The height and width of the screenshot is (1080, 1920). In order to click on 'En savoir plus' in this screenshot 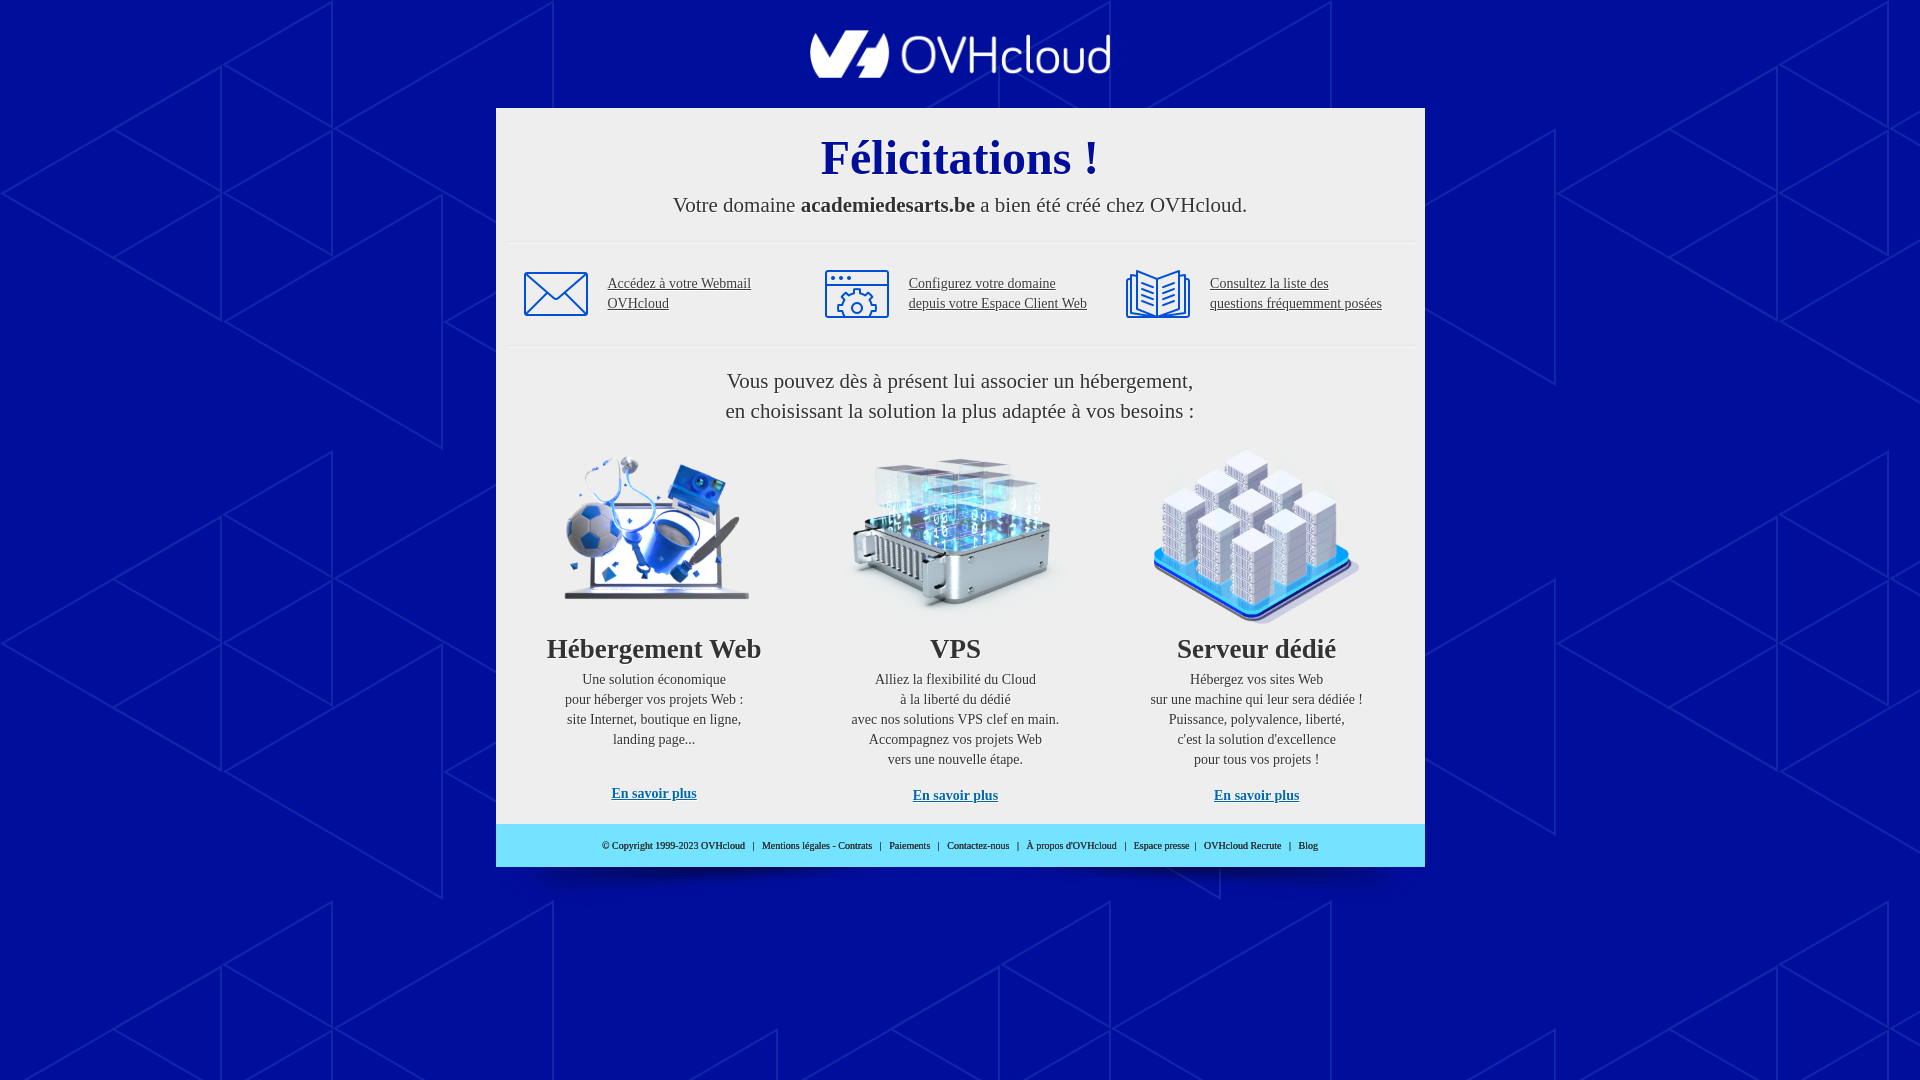, I will do `click(653, 792)`.